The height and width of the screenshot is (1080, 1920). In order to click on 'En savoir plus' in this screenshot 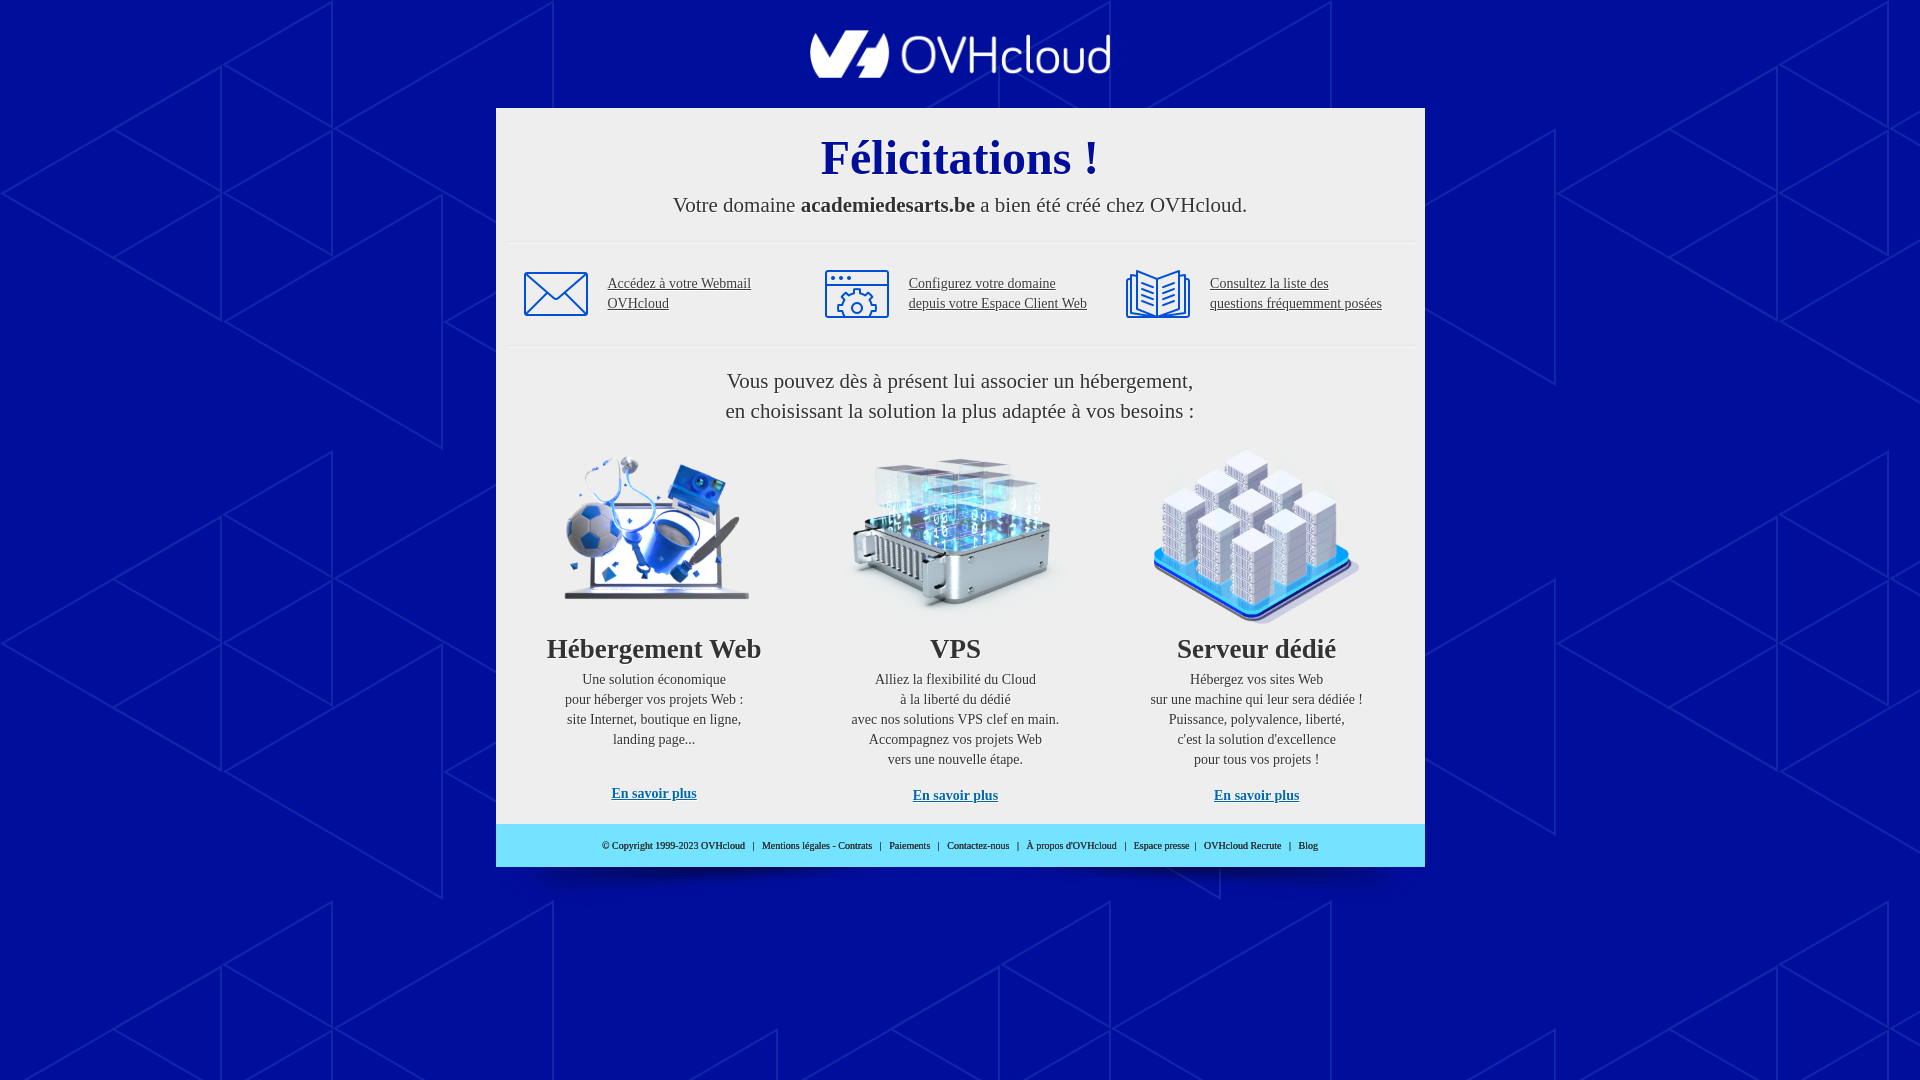, I will do `click(653, 792)`.